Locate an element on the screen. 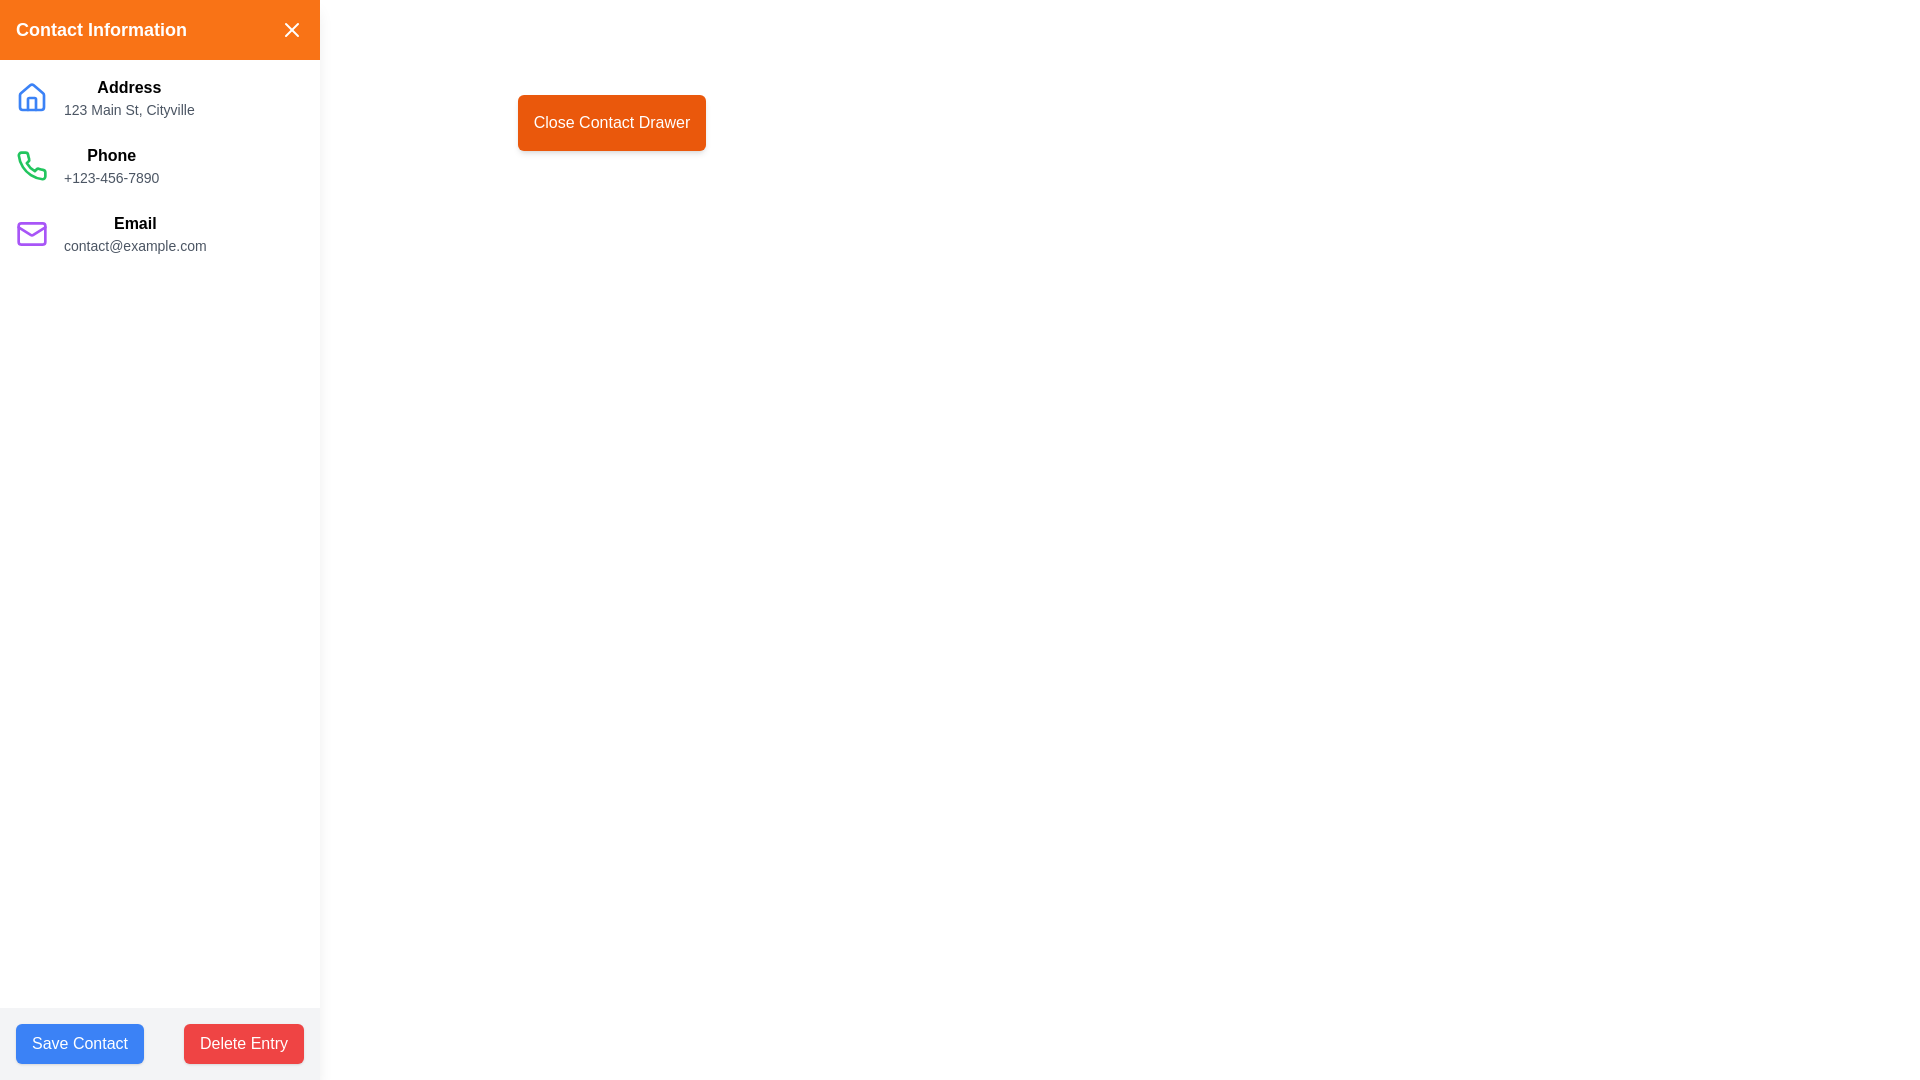 This screenshot has width=1920, height=1080. the Text Display that shows the user's email address, located under the 'Contact Information' header, specifically positioned between the 'Phone' entry and any elements below is located at coordinates (134, 233).